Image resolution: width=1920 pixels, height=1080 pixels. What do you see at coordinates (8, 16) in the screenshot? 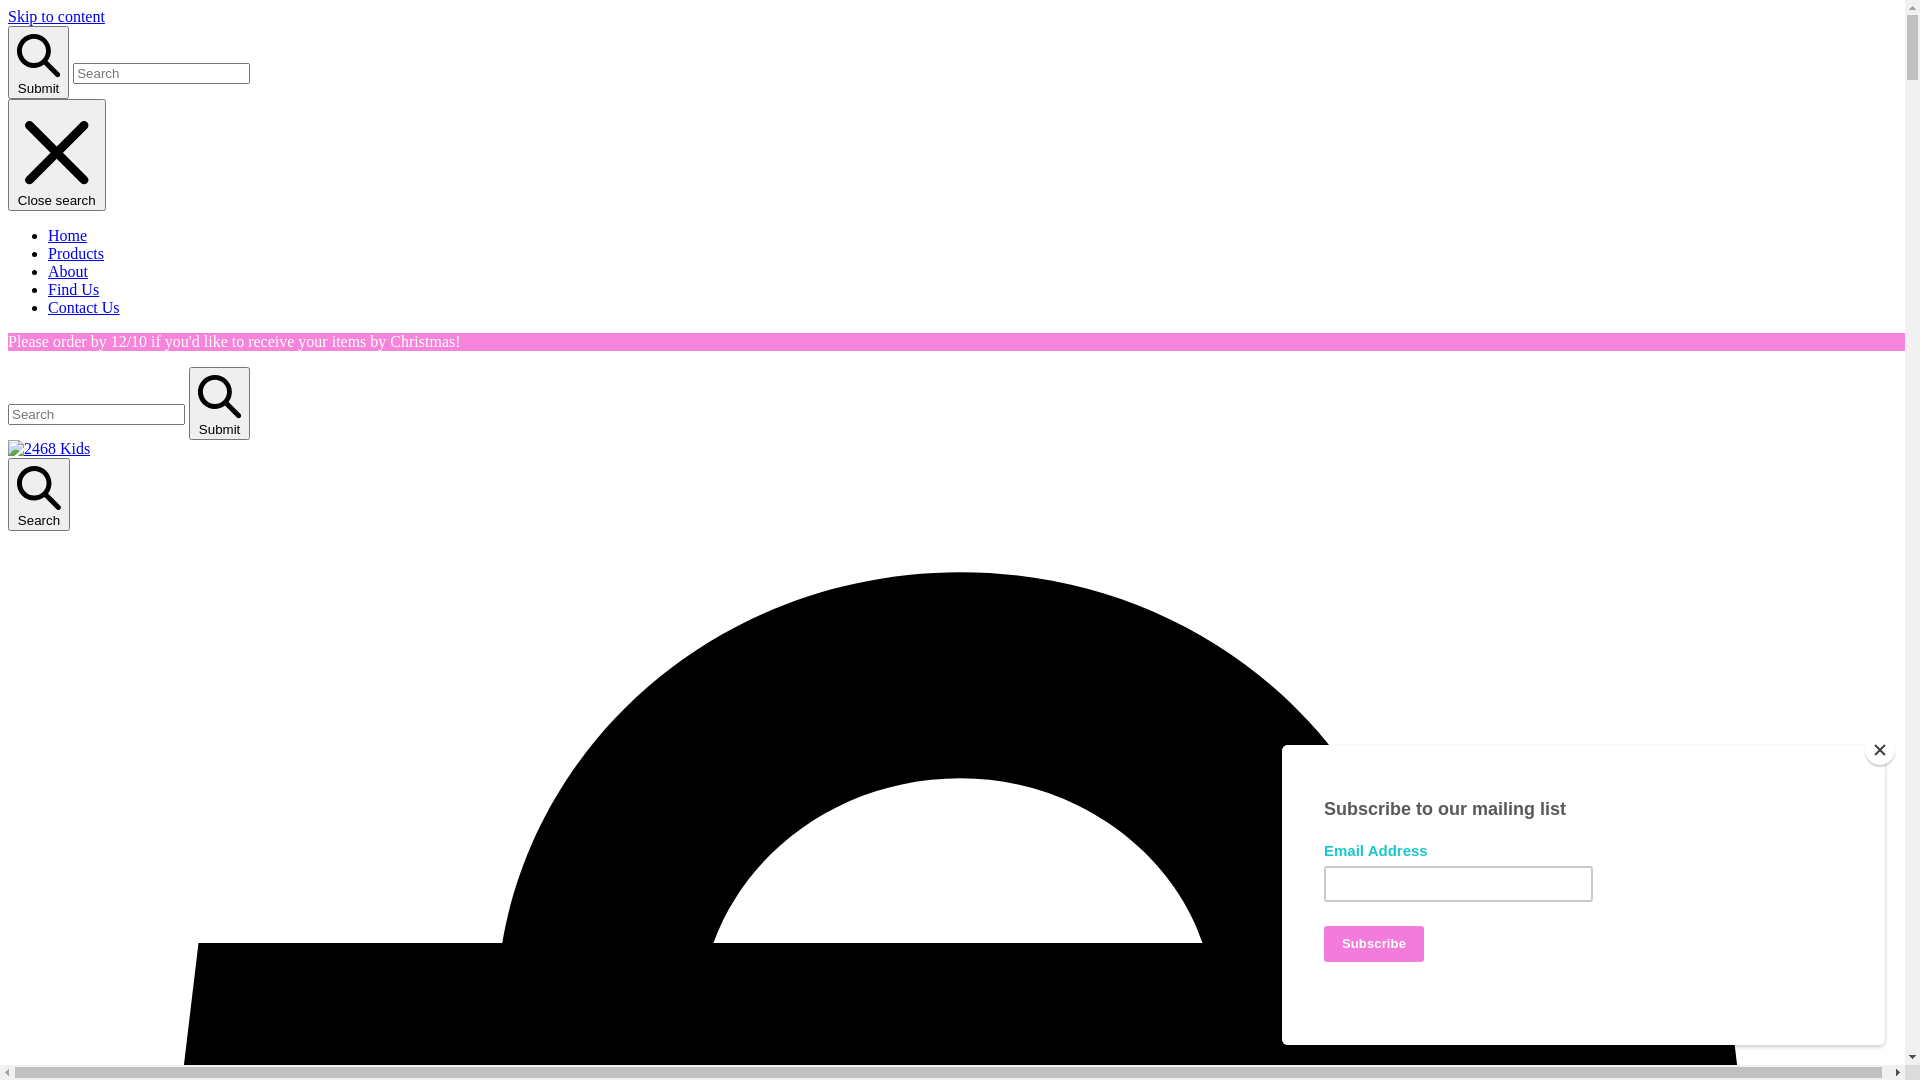
I see `'Skip to content'` at bounding box center [8, 16].